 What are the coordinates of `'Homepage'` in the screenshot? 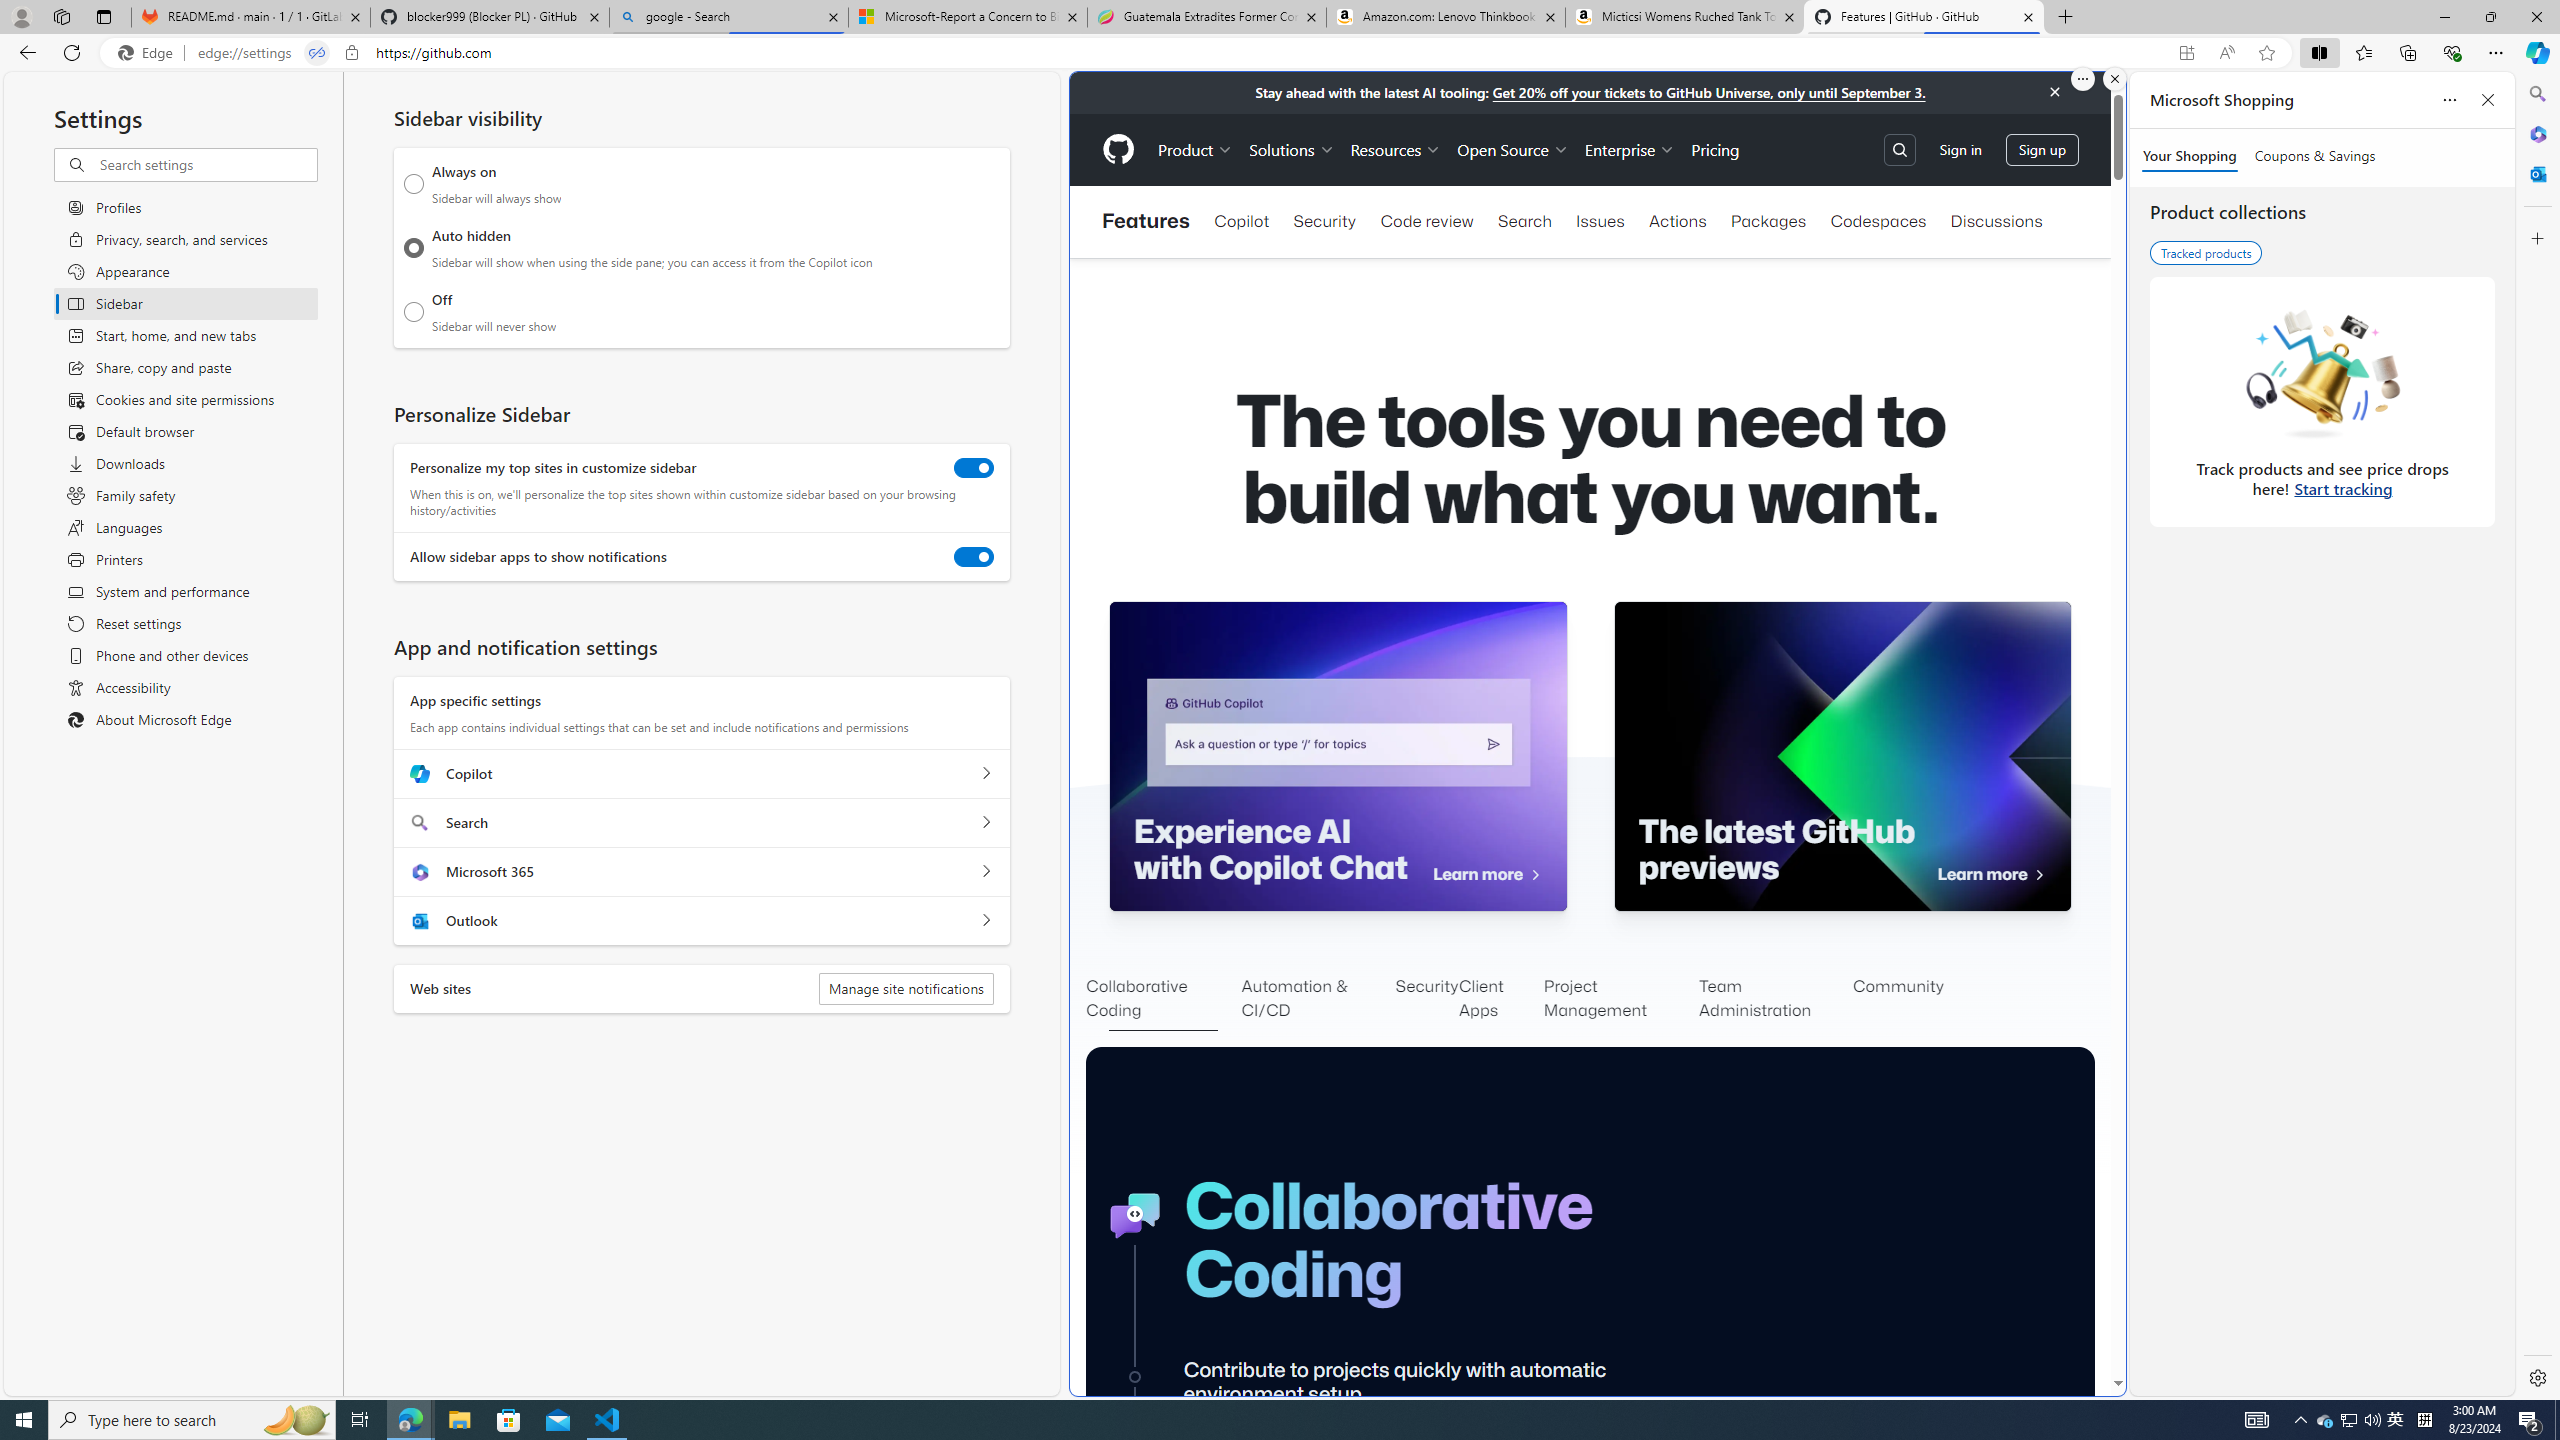 It's located at (1116, 149).